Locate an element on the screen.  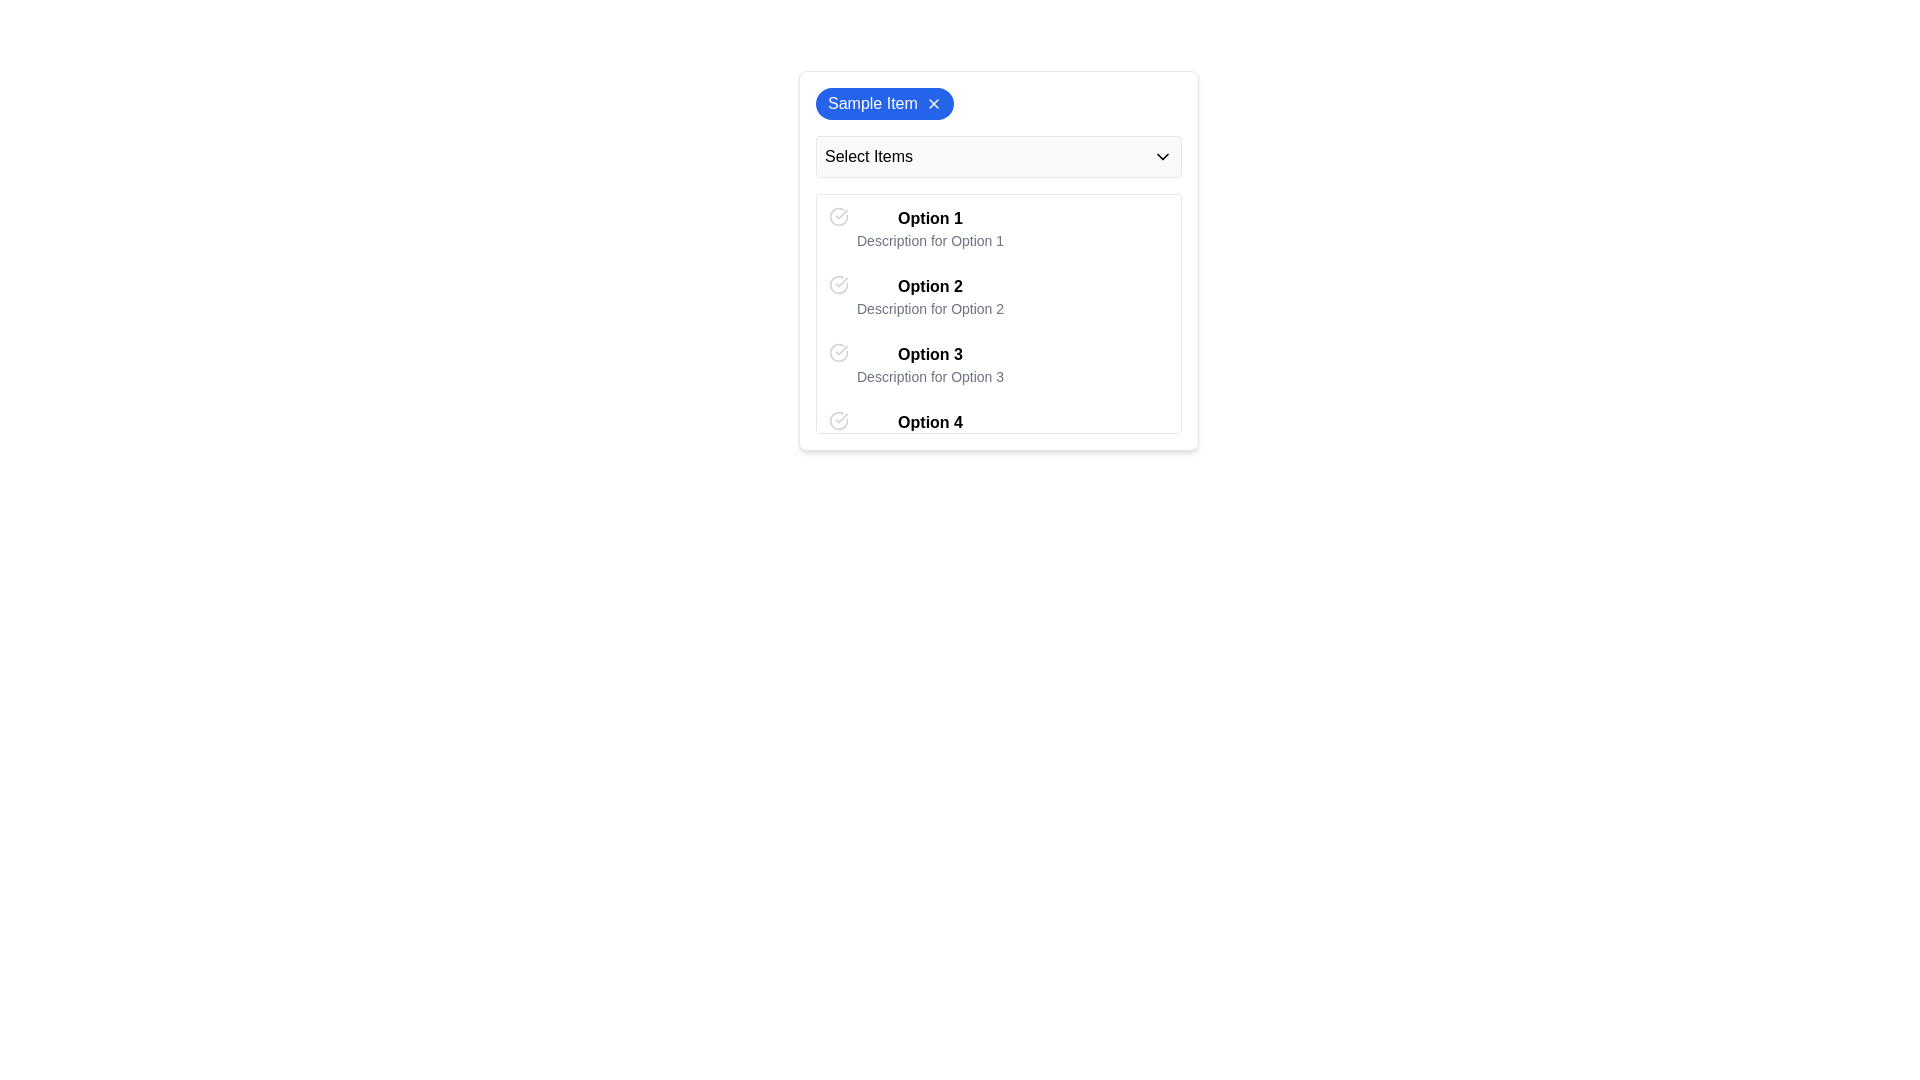
text labeled 'Option 3' which is styled in bold and located within a dropdown menu, positioned third in a vertical list of options is located at coordinates (929, 353).